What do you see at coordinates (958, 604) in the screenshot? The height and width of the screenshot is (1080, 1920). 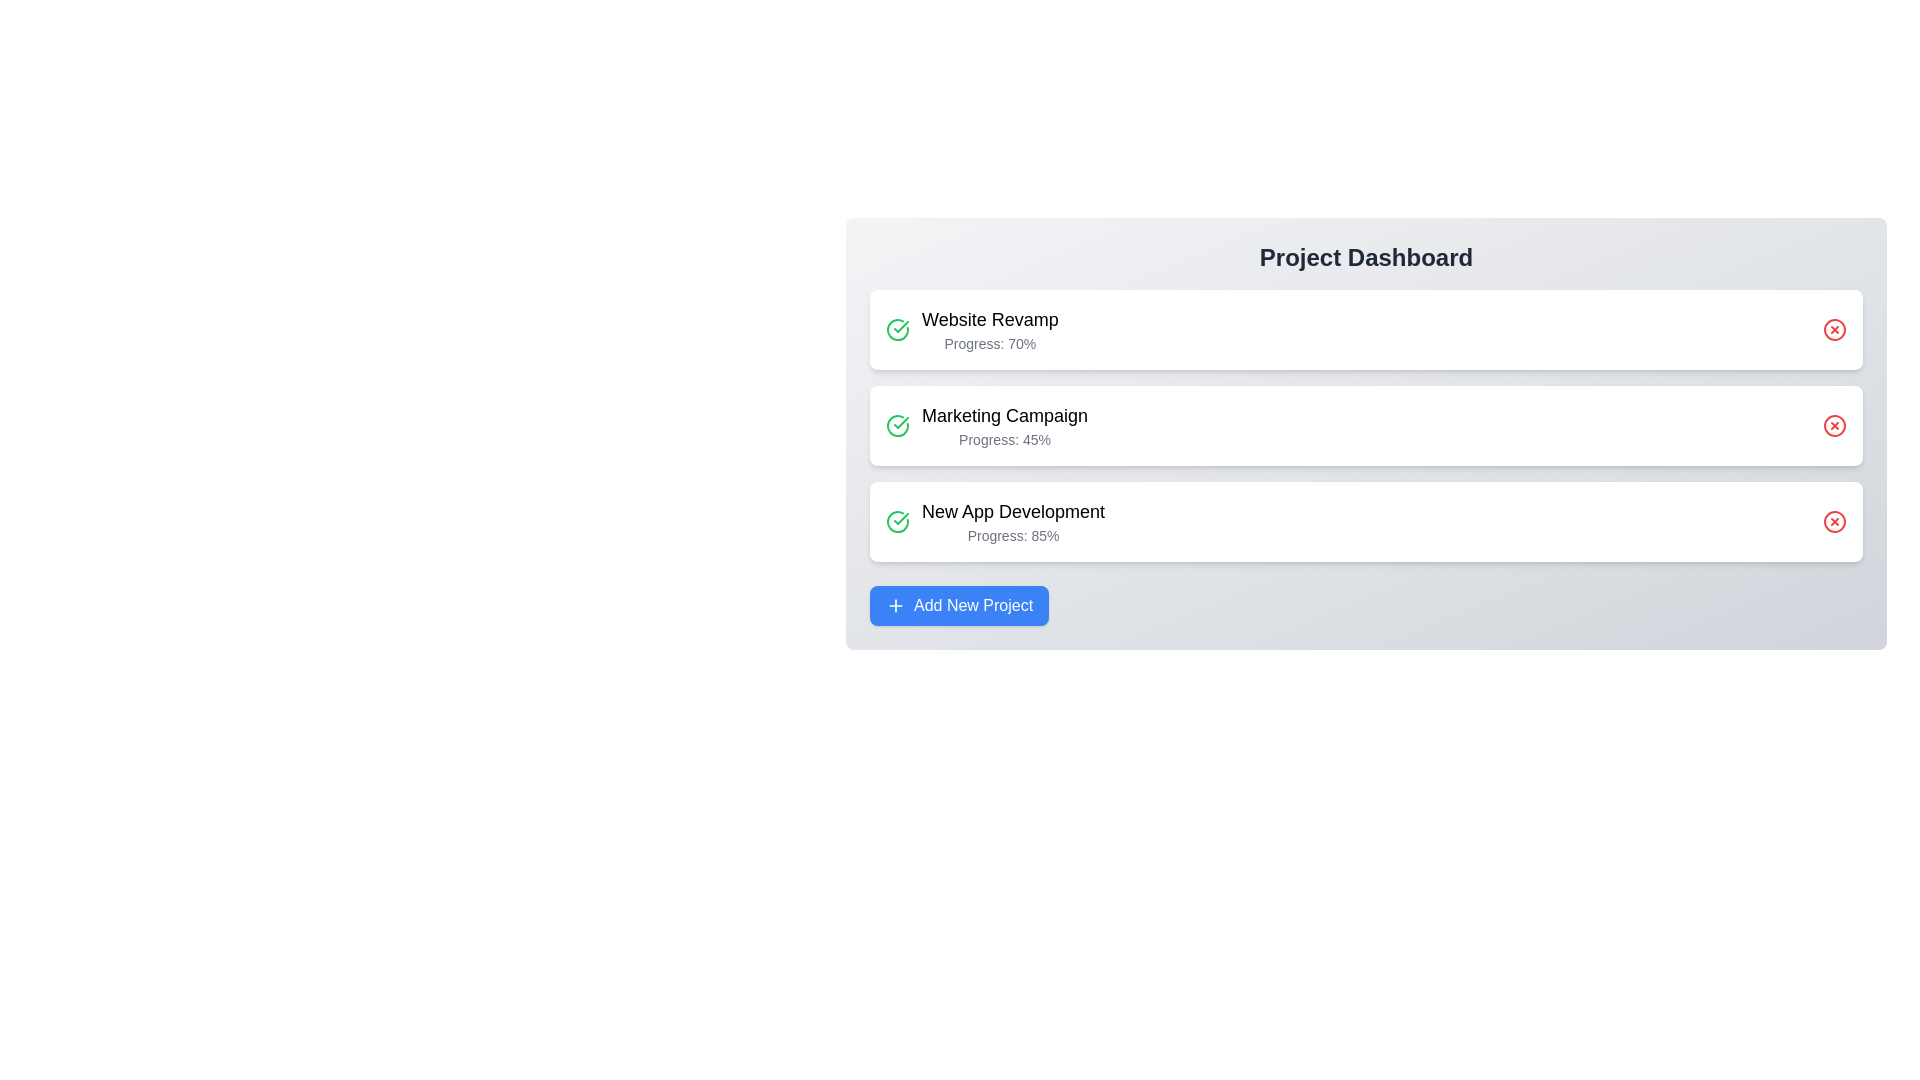 I see `the 'Add New Project' button` at bounding box center [958, 604].